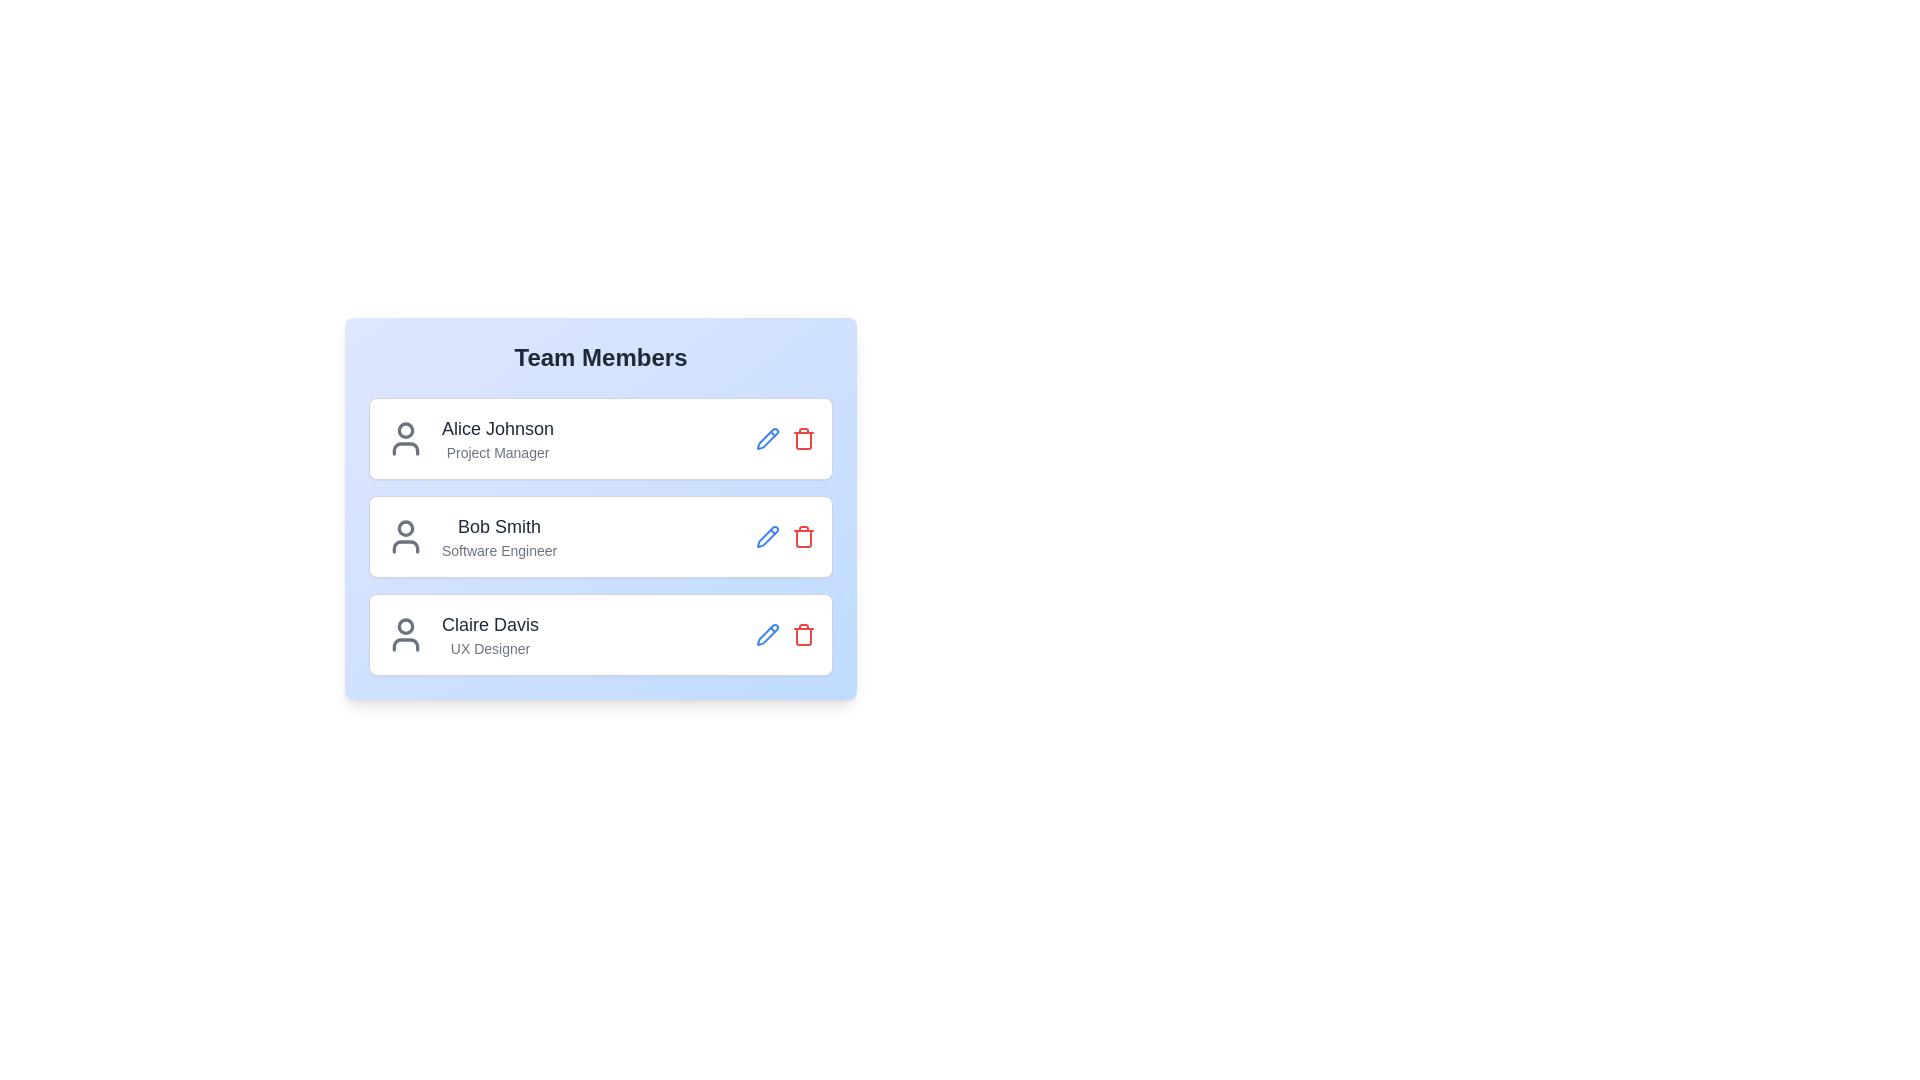  Describe the element at coordinates (804, 438) in the screenshot. I see `delete button for the team member Alice Johnson` at that location.